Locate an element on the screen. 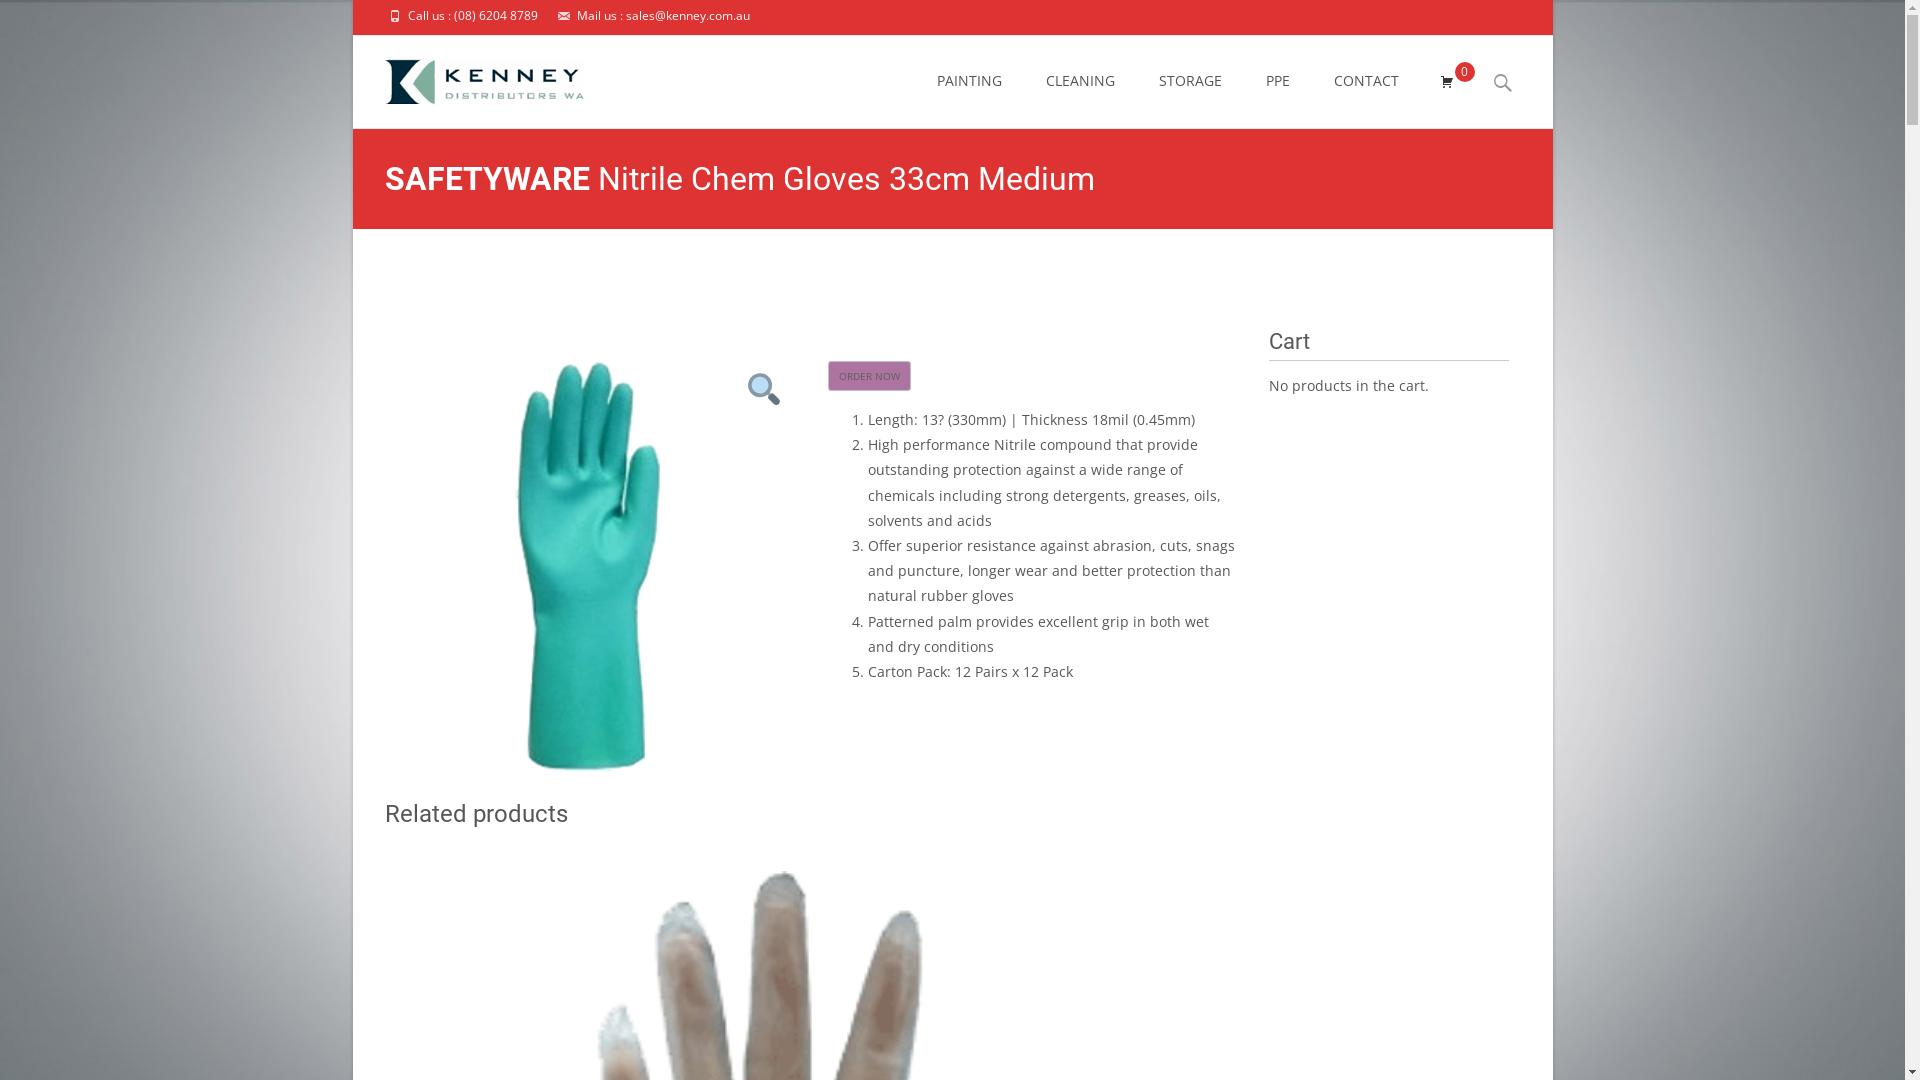 The height and width of the screenshot is (1080, 1920). 'Products' is located at coordinates (1037, 278).